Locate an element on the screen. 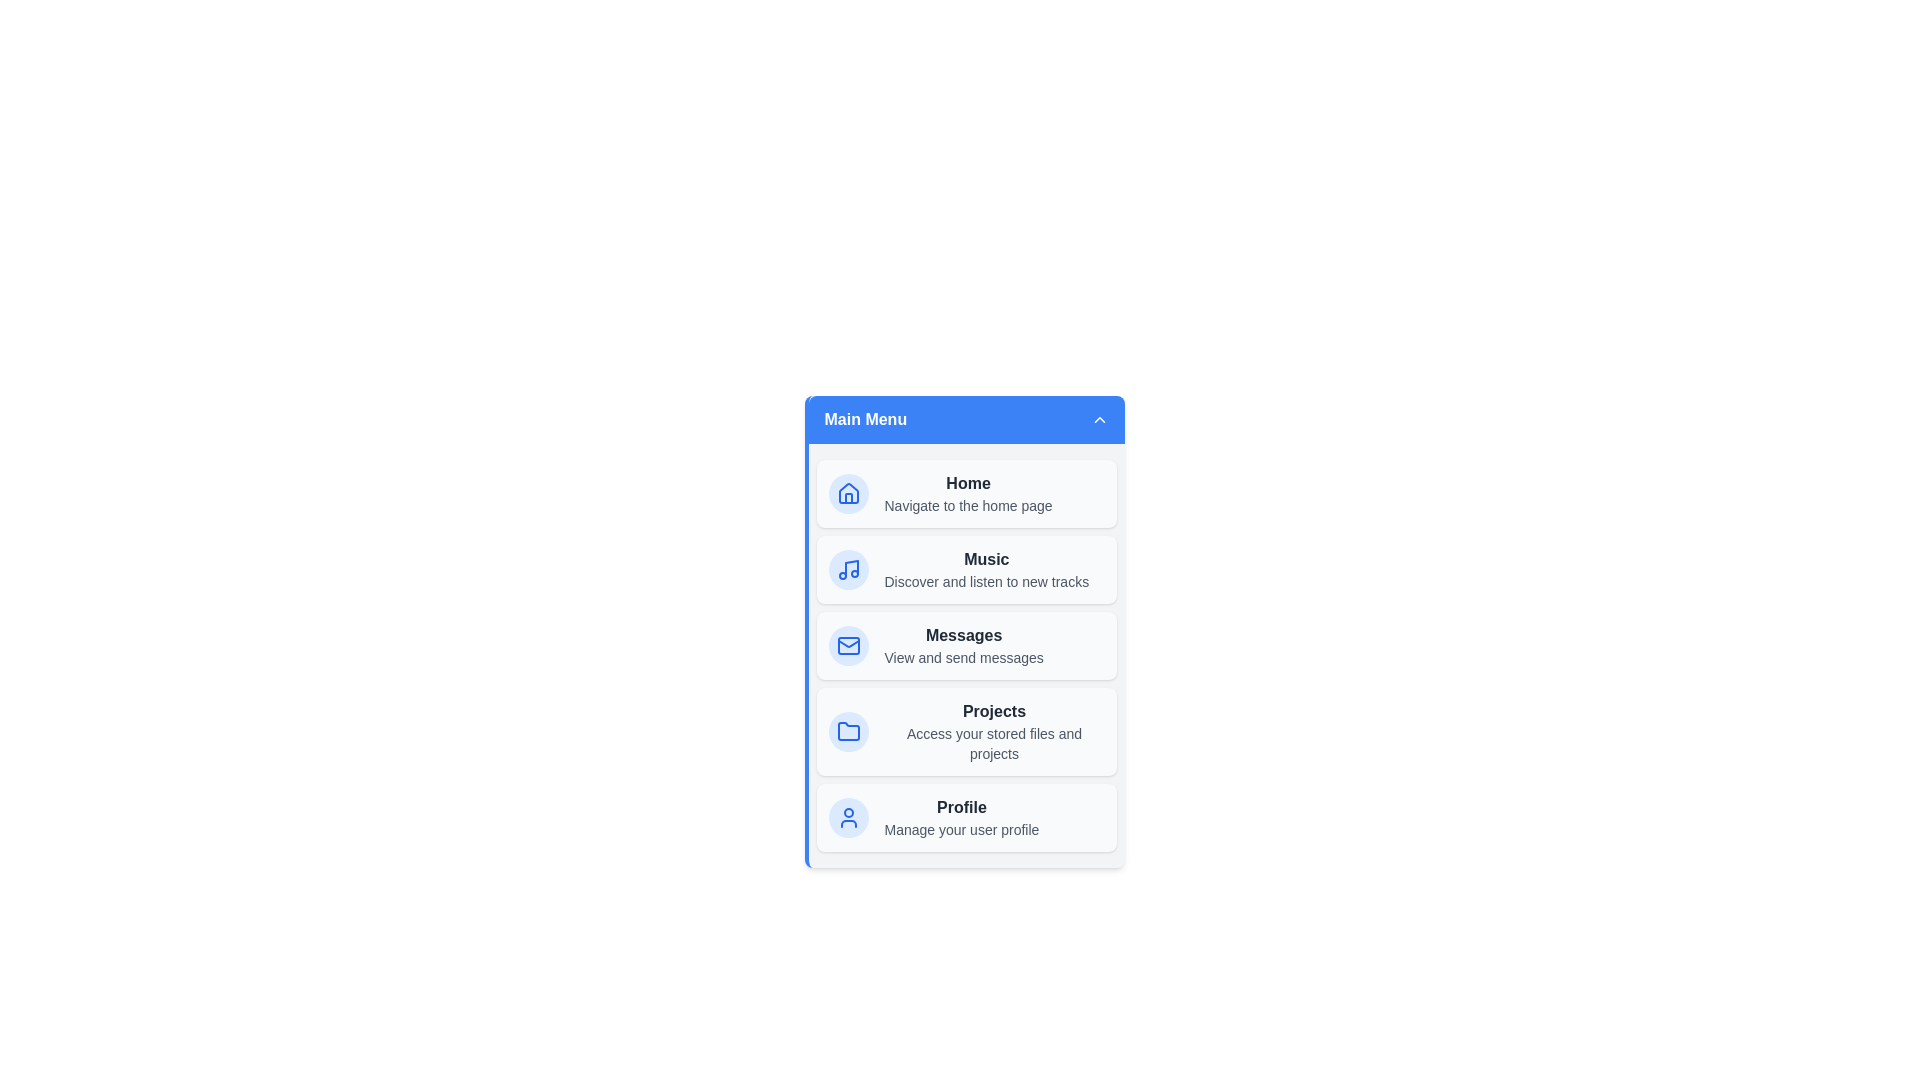  the menu item Messages to navigate to its respective section is located at coordinates (966, 645).